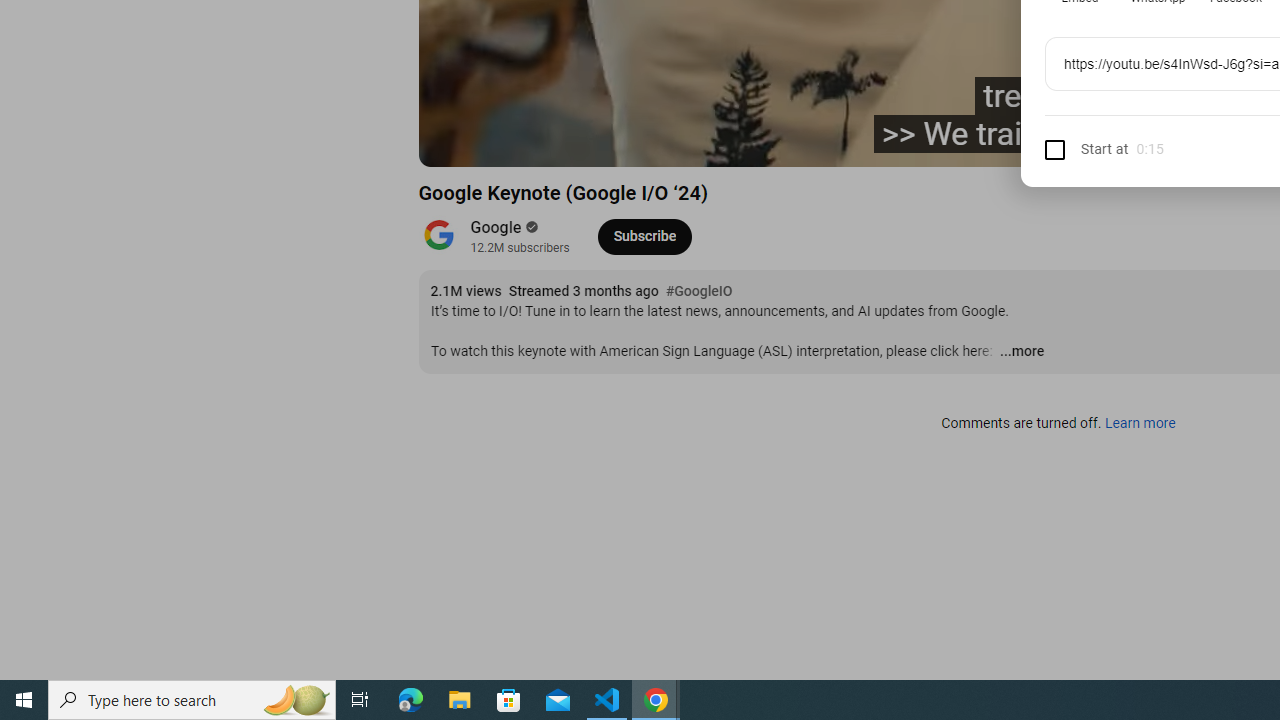 This screenshot has height=720, width=1280. Describe the element at coordinates (496, 226) in the screenshot. I see `'Google'` at that location.